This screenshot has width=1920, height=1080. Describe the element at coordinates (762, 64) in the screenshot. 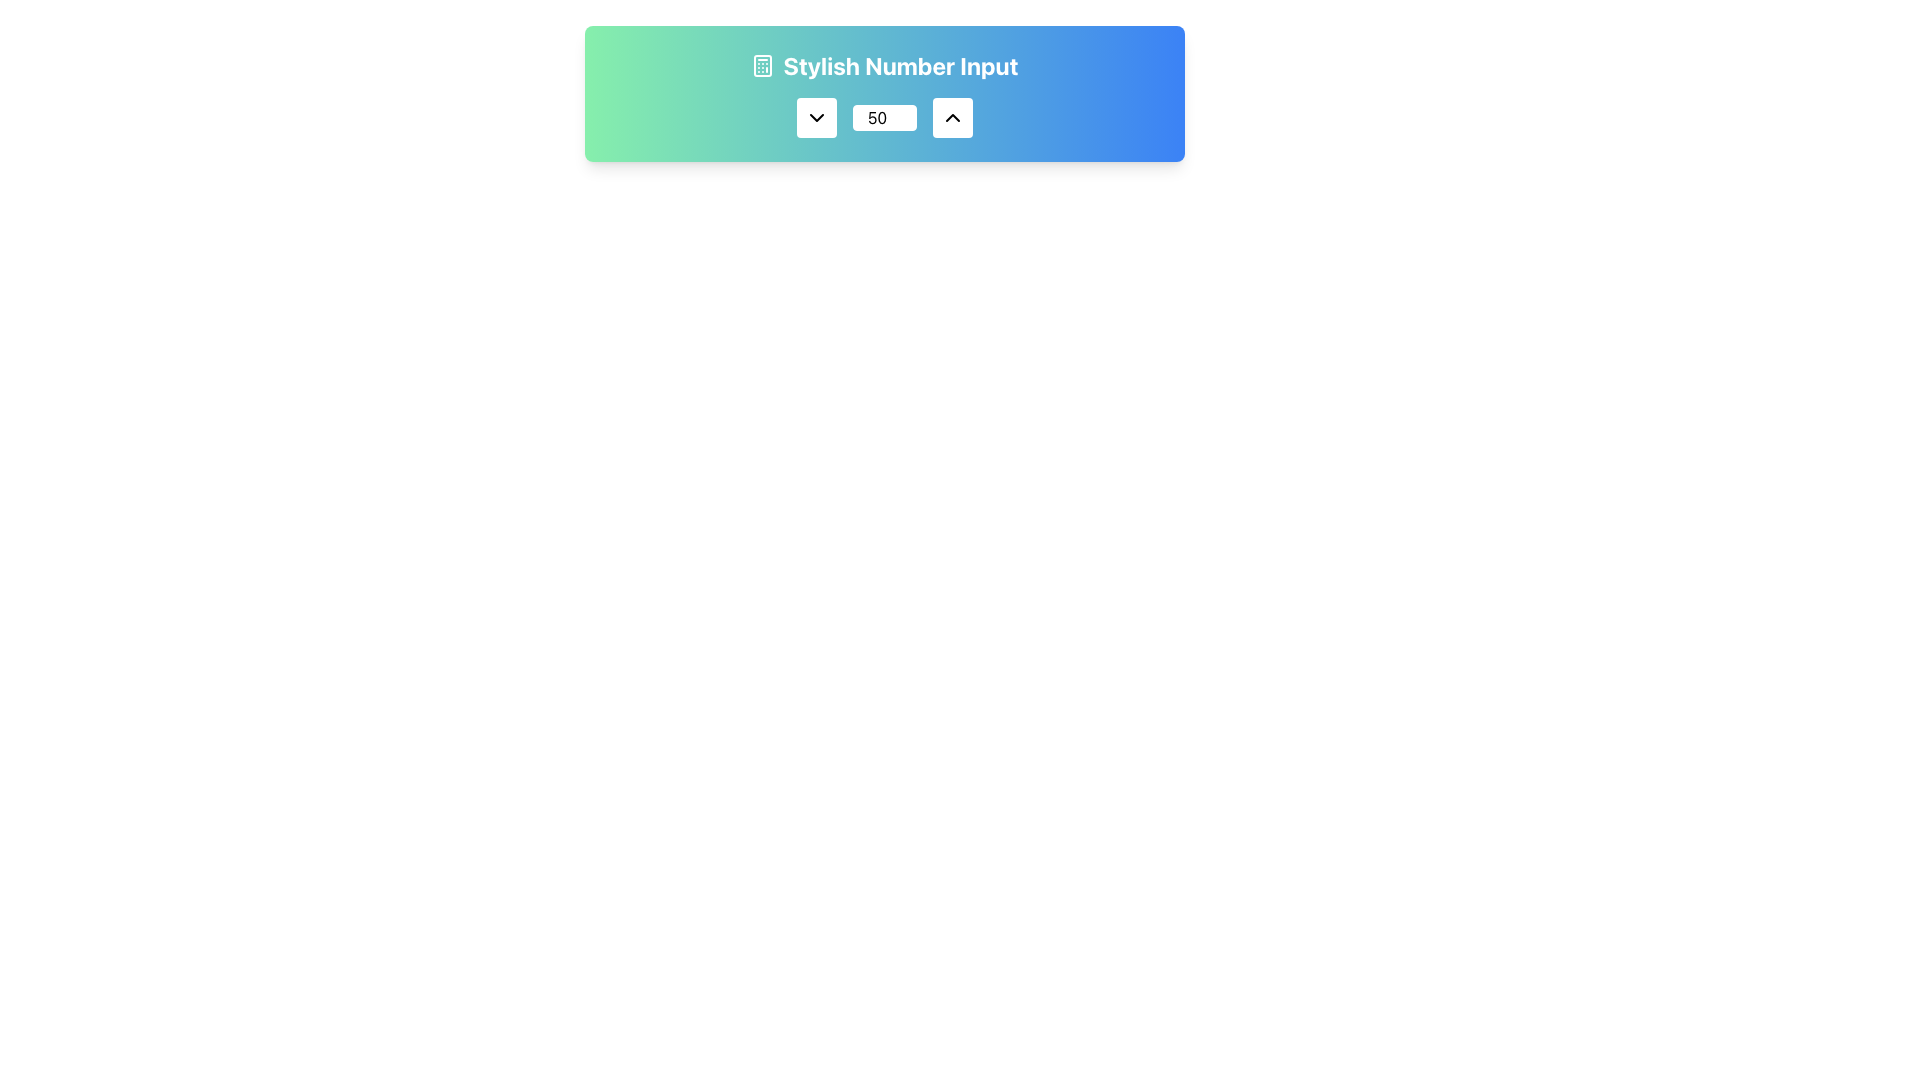

I see `the calculator icon located to the left of the 'Stylish Number Input' text label, which features a modern outline and a minimalistic design` at that location.